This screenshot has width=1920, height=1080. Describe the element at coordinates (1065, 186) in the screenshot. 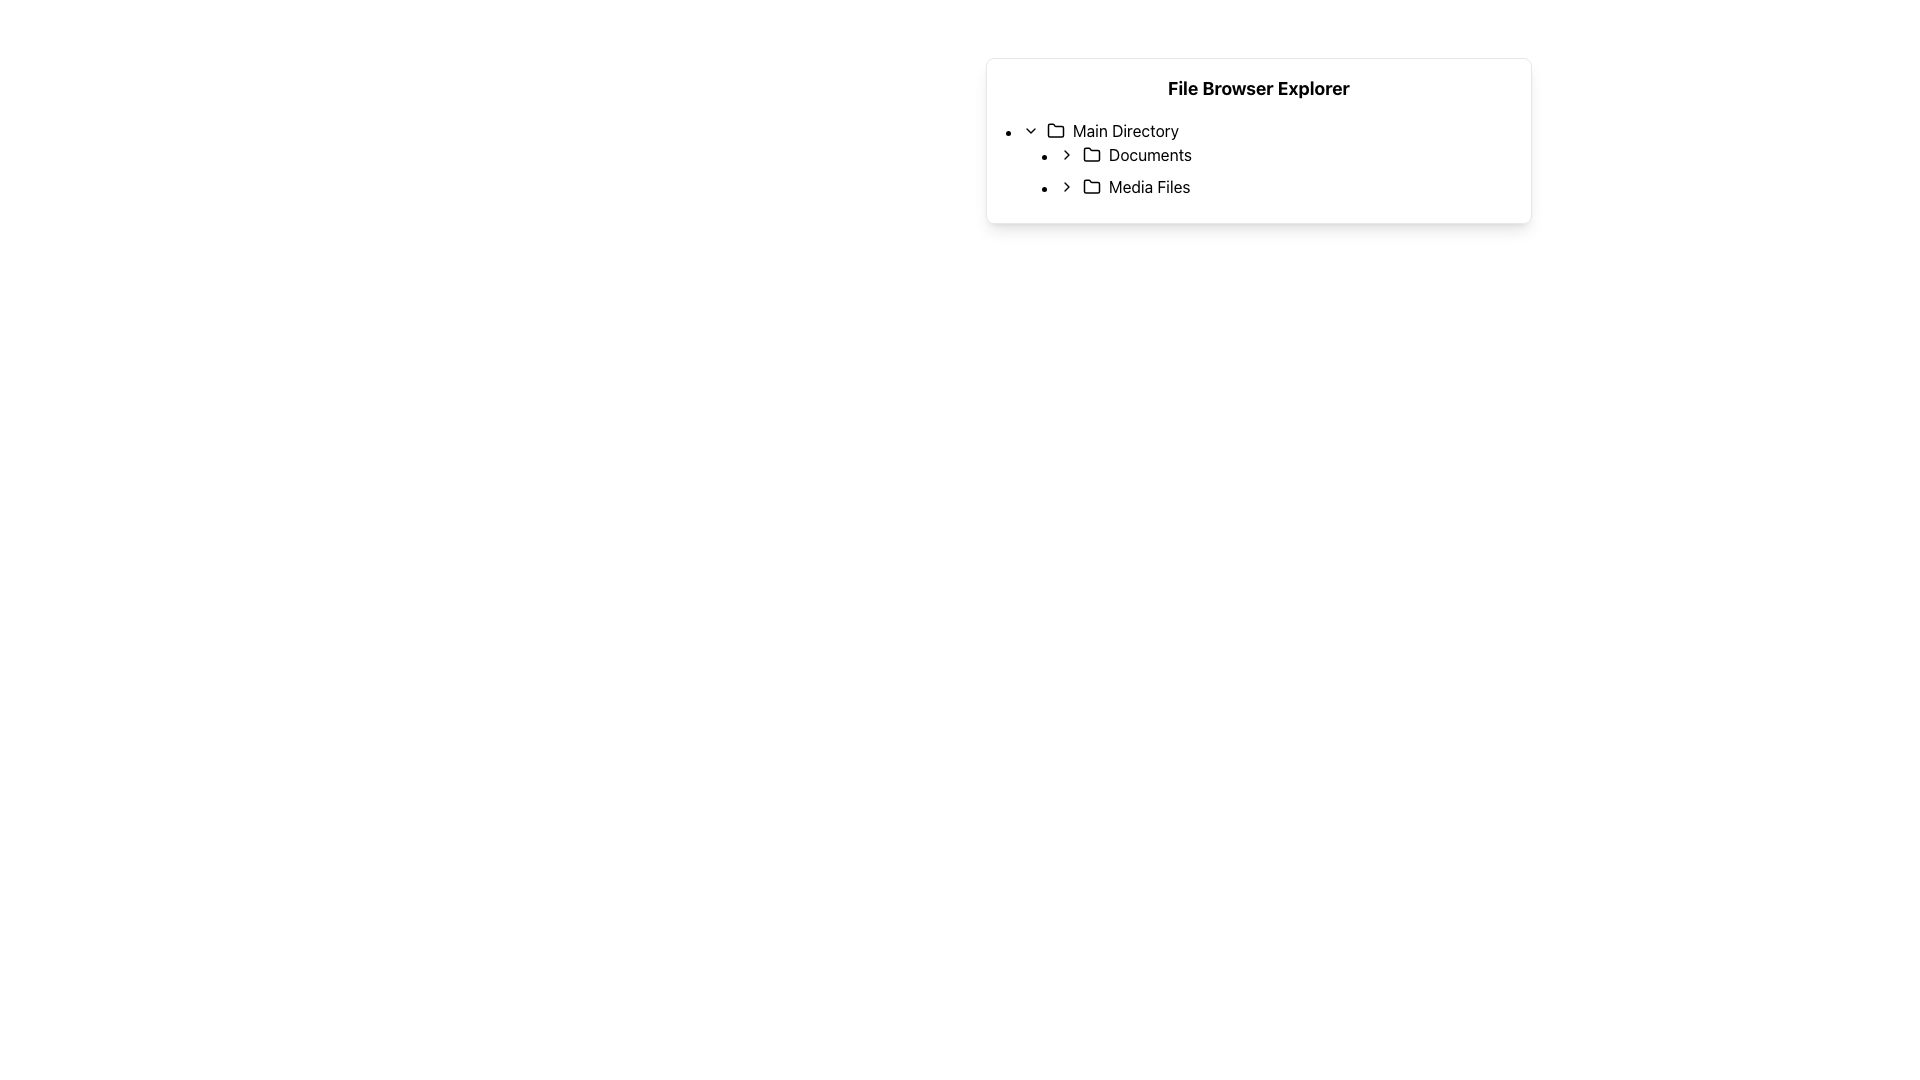

I see `the small right-pointing chevron icon located to the left of the 'Media Files' label` at that location.